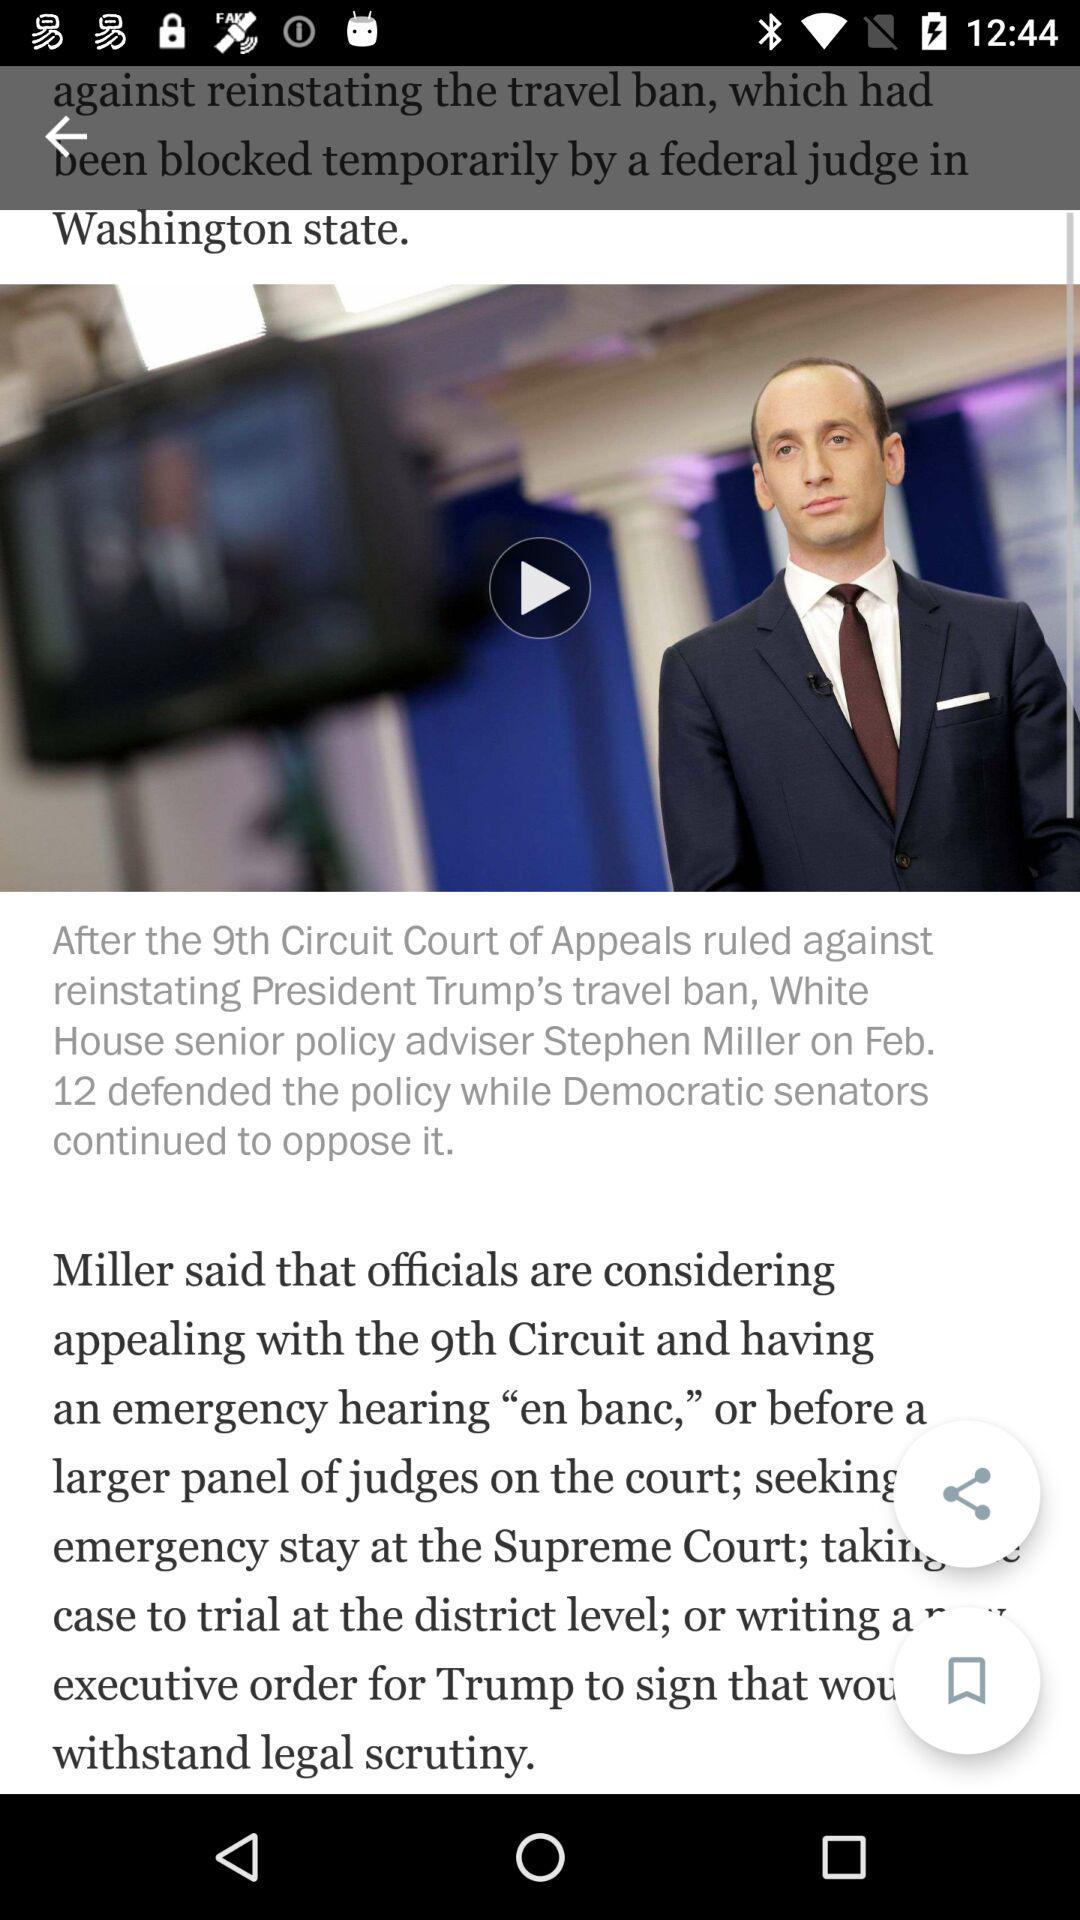 The height and width of the screenshot is (1920, 1080). I want to click on item below white house senior item, so click(540, 587).